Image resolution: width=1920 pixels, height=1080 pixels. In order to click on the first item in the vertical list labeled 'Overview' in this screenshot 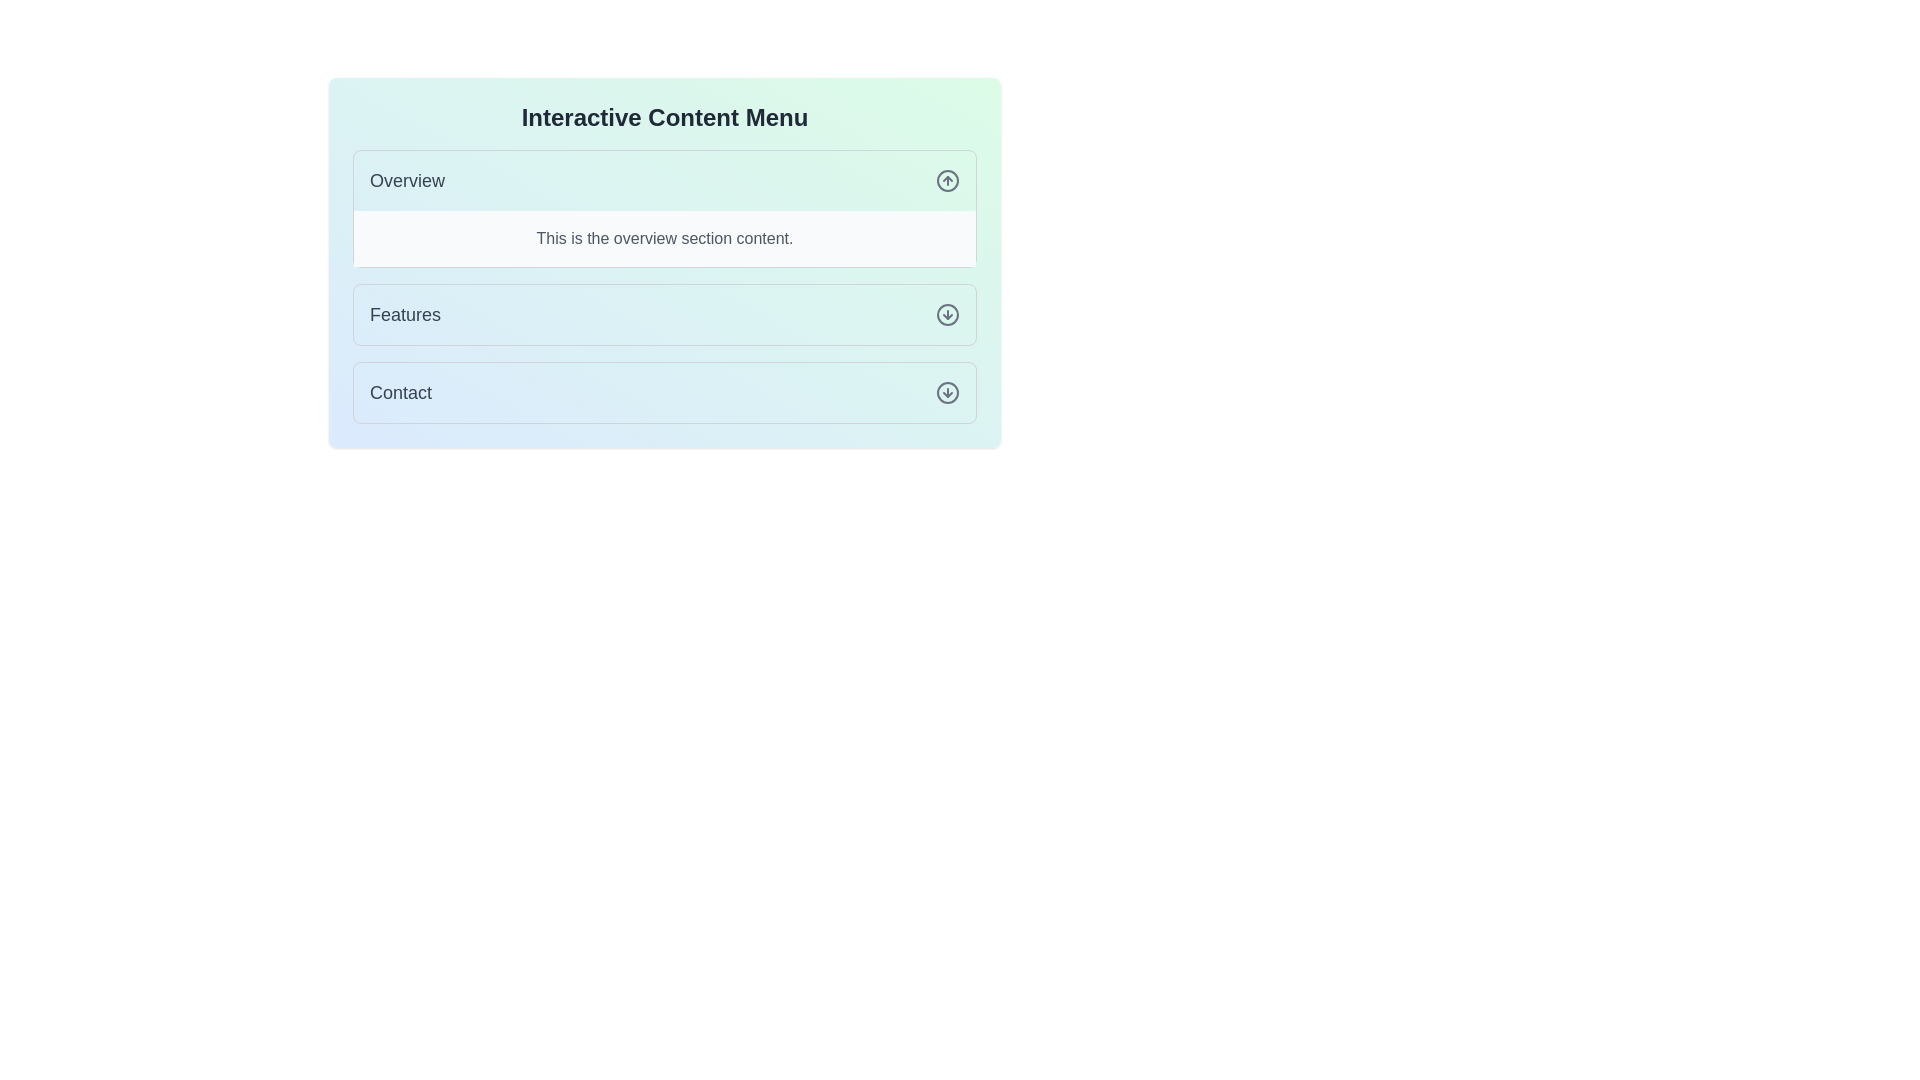, I will do `click(665, 181)`.